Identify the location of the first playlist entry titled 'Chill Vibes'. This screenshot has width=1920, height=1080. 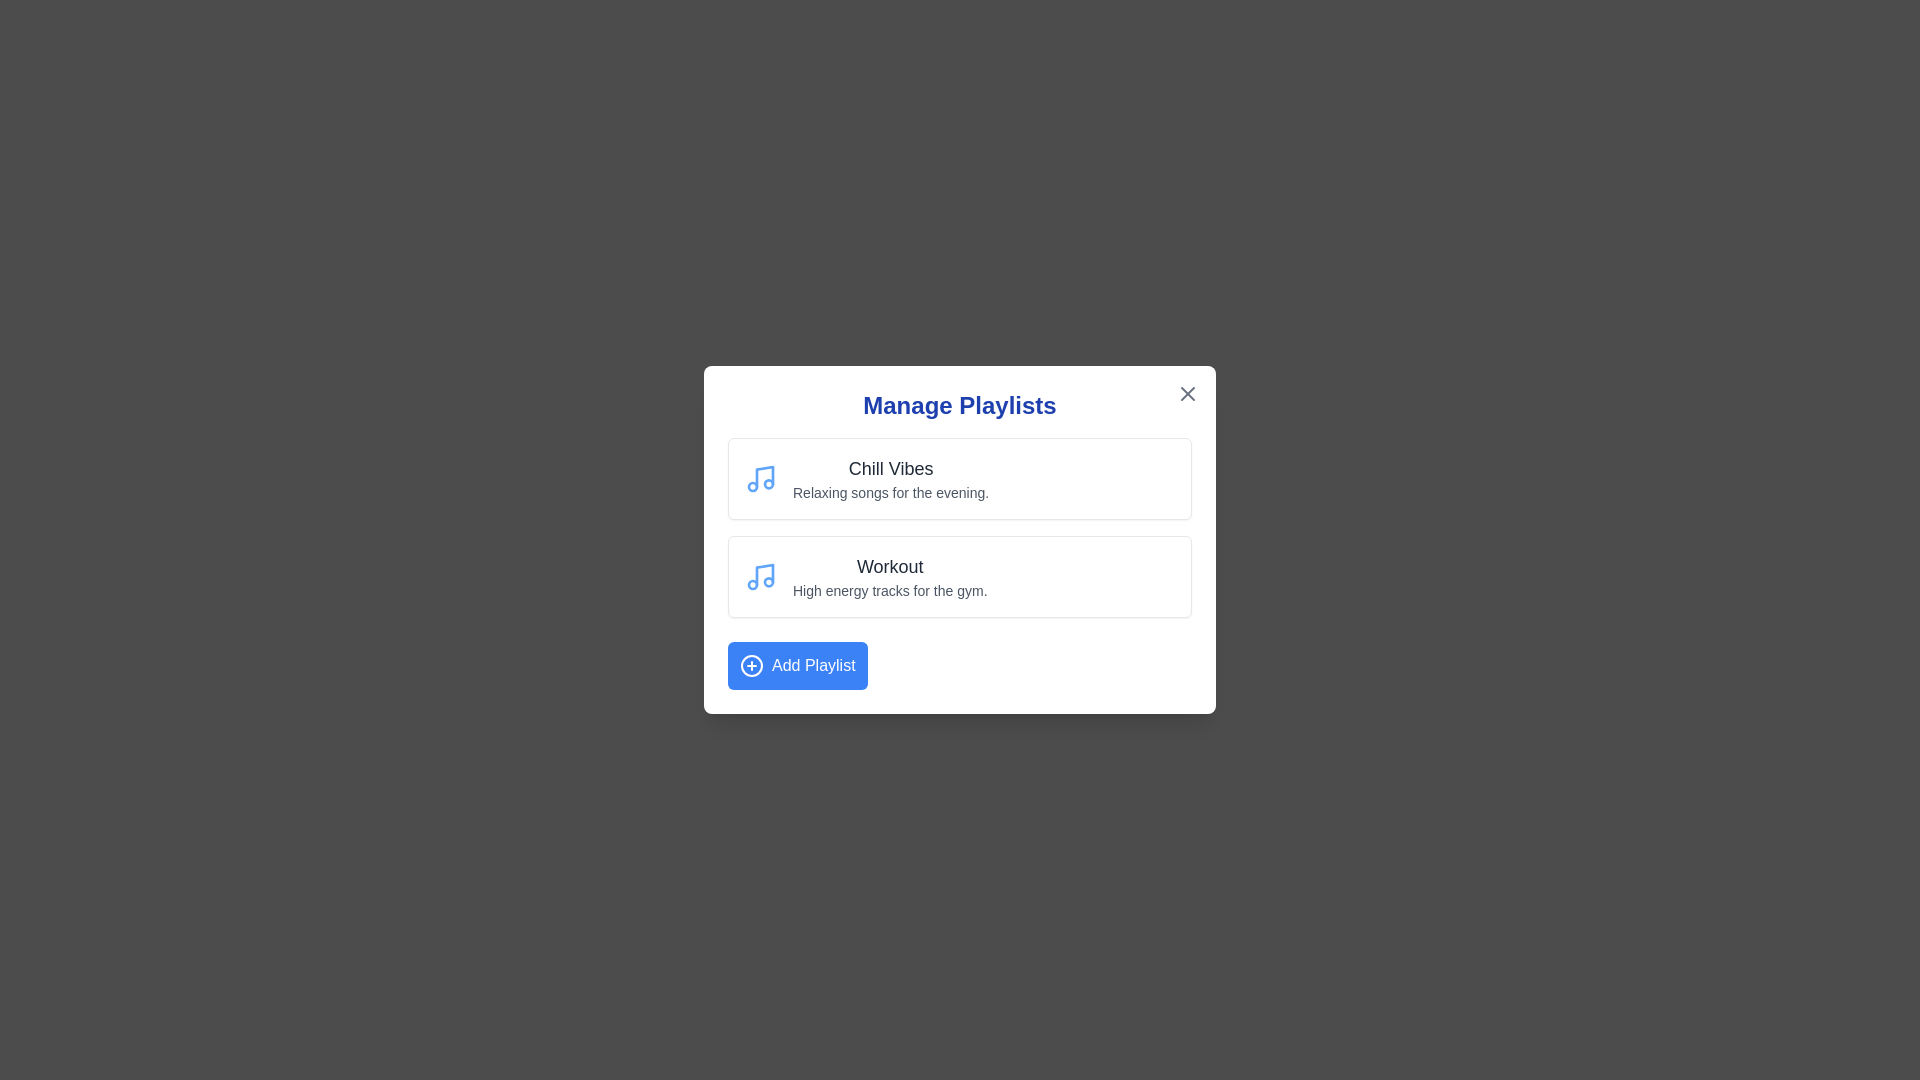
(960, 478).